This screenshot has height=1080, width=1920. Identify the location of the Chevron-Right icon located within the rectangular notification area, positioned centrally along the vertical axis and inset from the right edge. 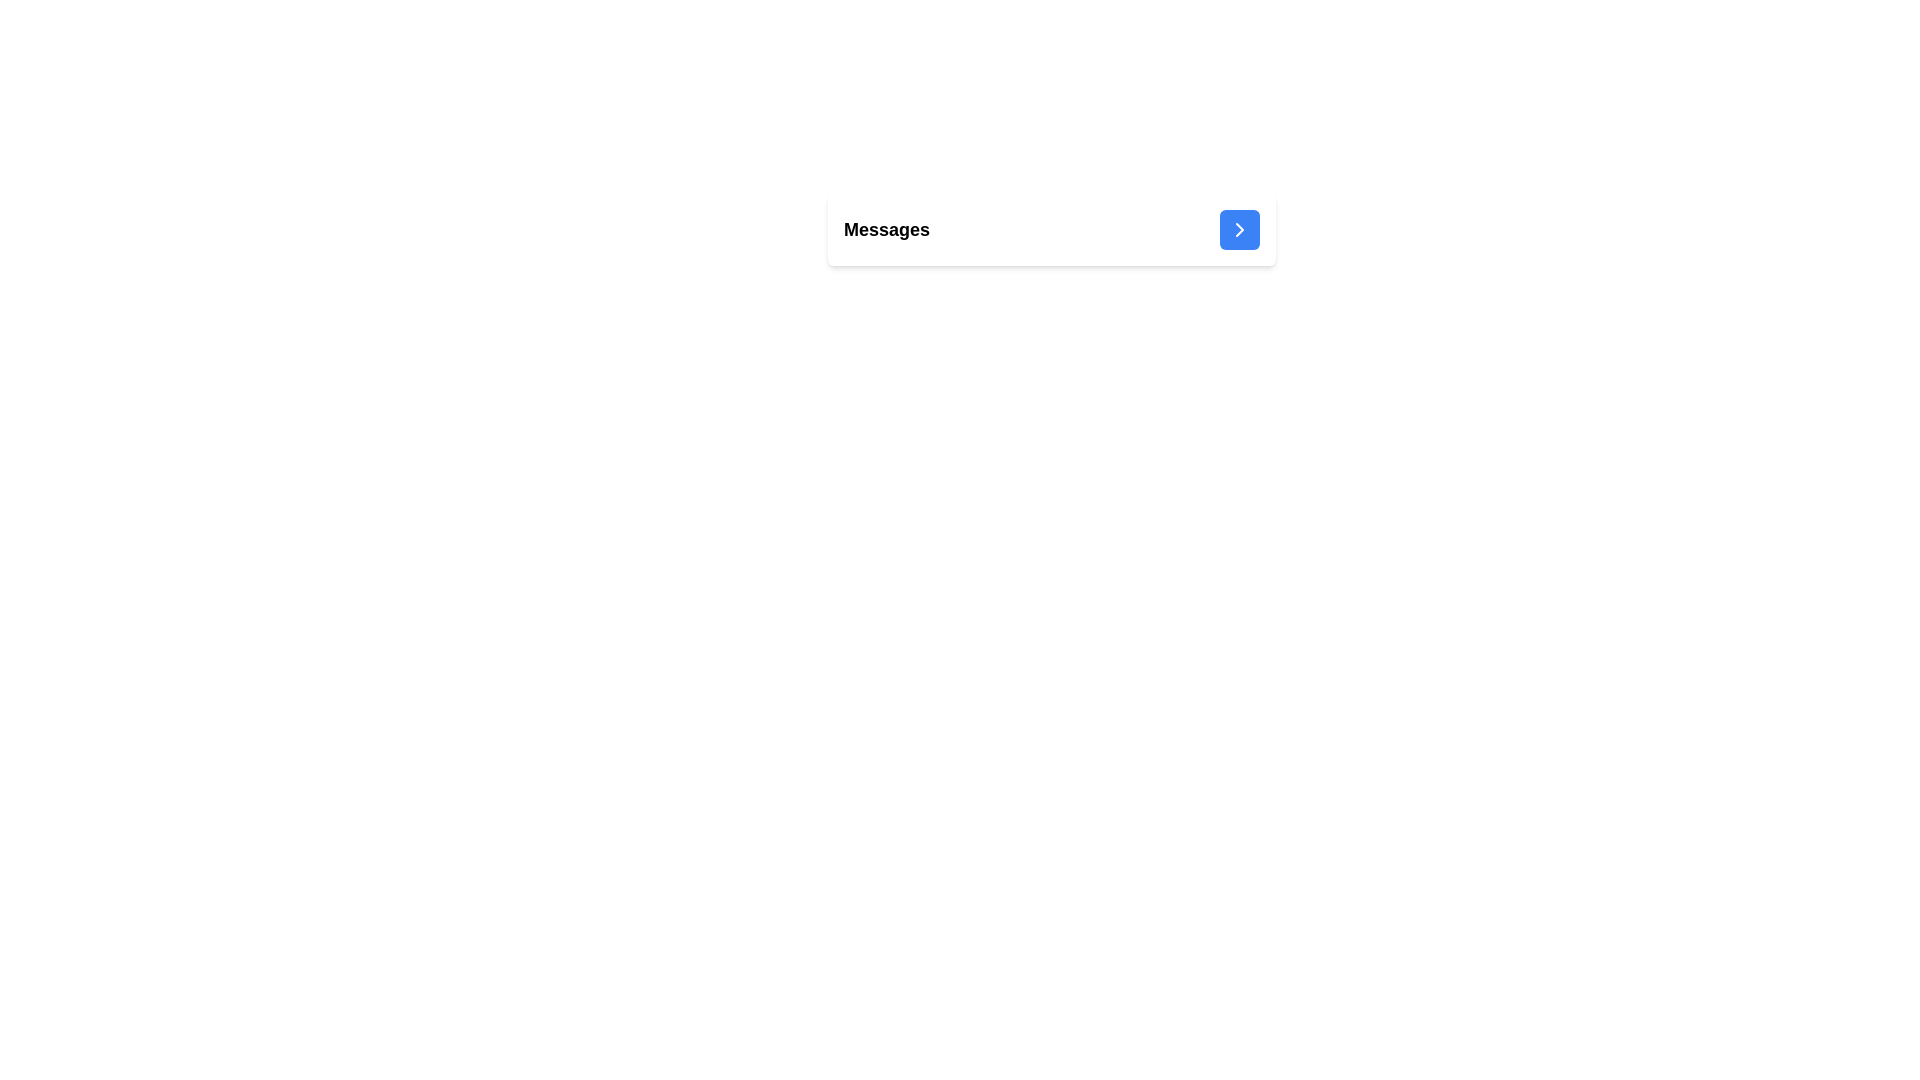
(1238, 229).